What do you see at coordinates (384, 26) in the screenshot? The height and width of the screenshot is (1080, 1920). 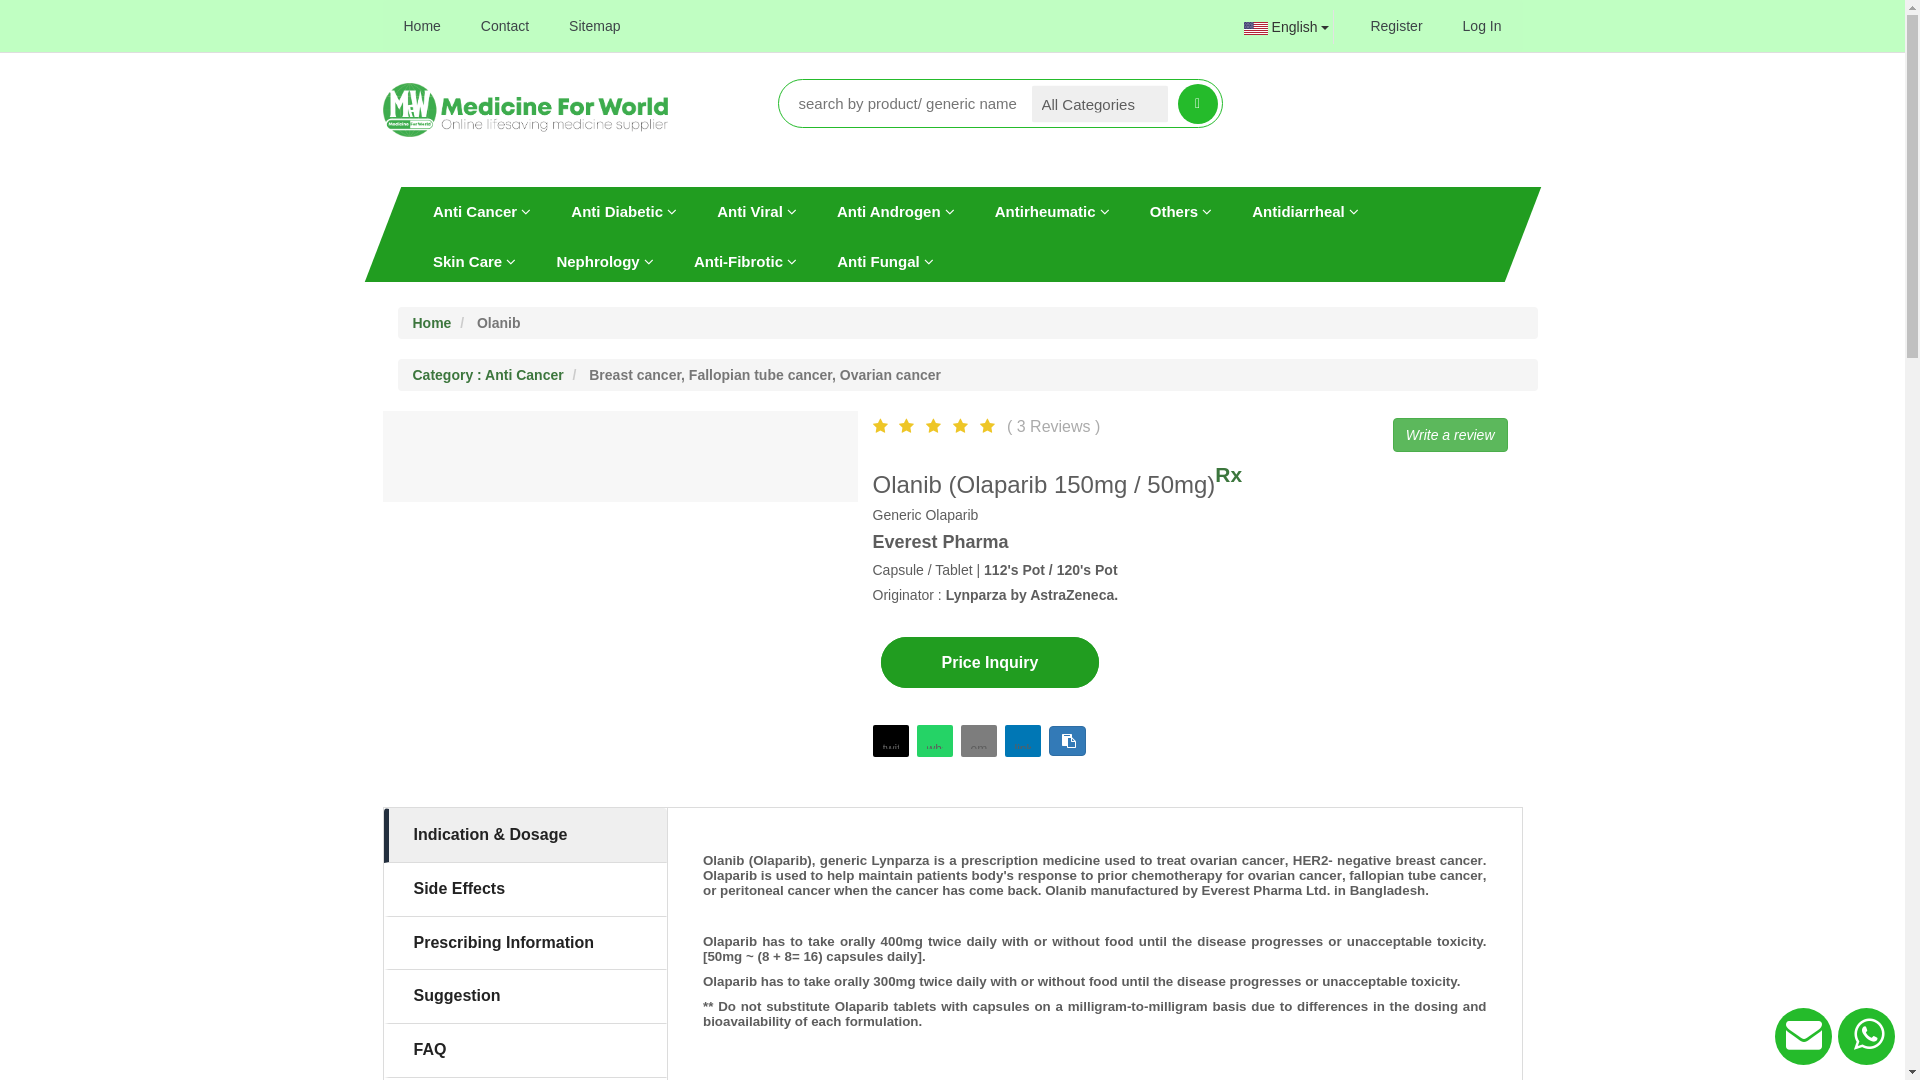 I see `'Home'` at bounding box center [384, 26].